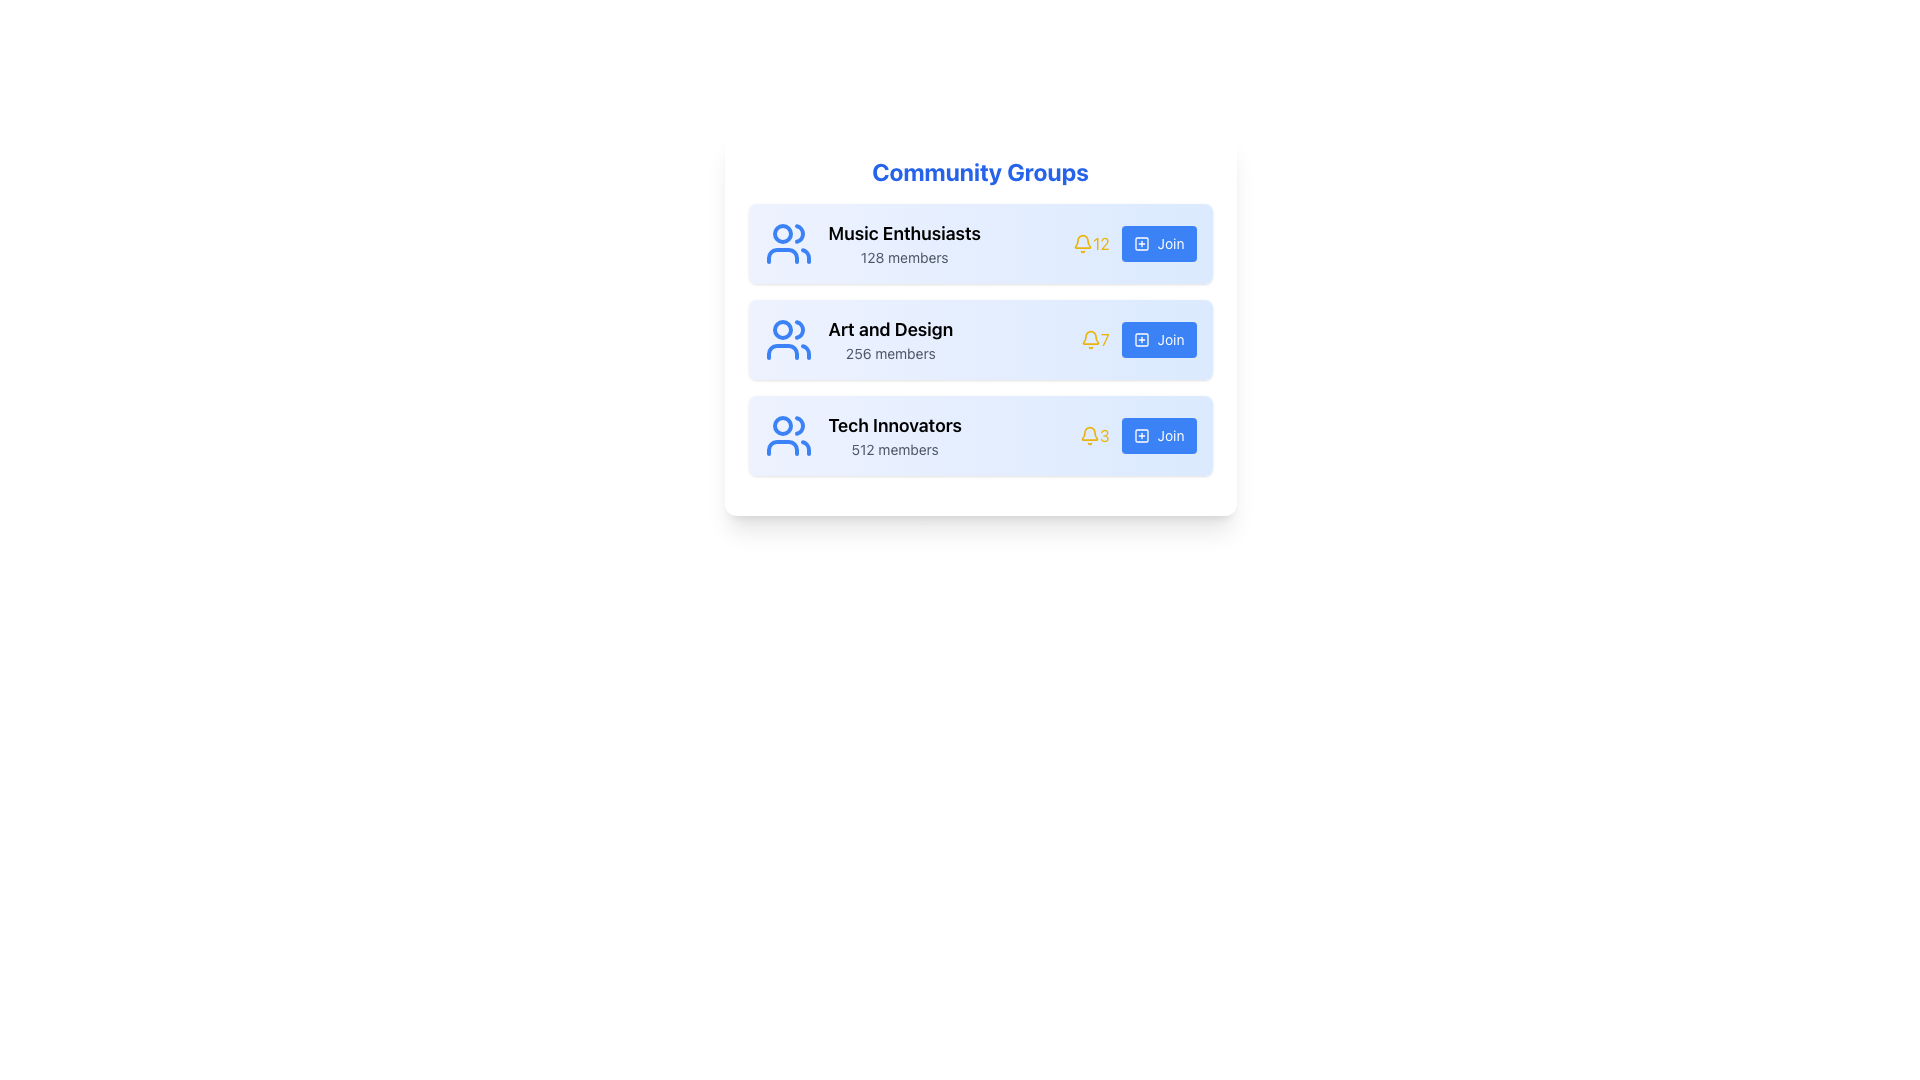 This screenshot has height=1080, width=1920. I want to click on Notification indicator for the 'Tech Innovators' group, which is located on the right side of the group row before the 'Join' button, to understand or modify its design, so click(1093, 434).